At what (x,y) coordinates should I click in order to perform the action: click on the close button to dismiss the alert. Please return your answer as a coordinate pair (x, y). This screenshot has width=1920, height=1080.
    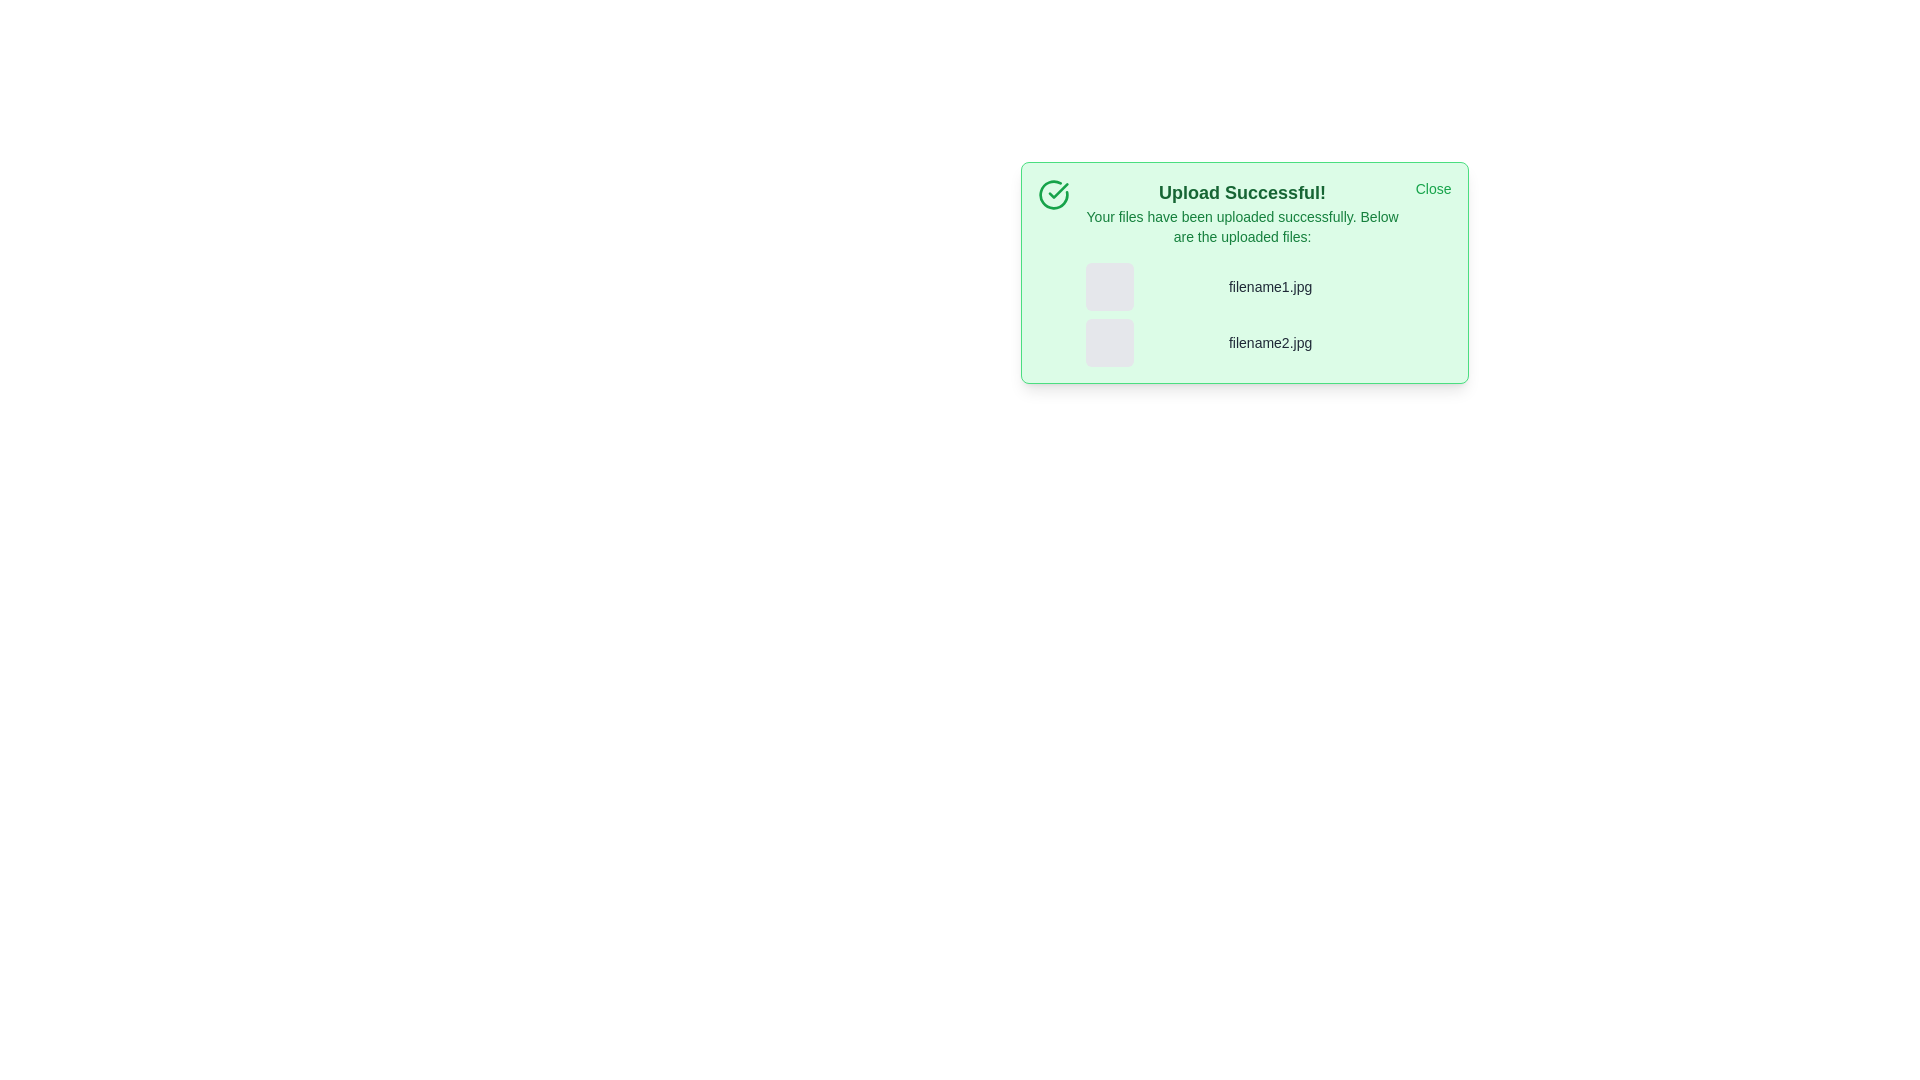
    Looking at the image, I should click on (1432, 189).